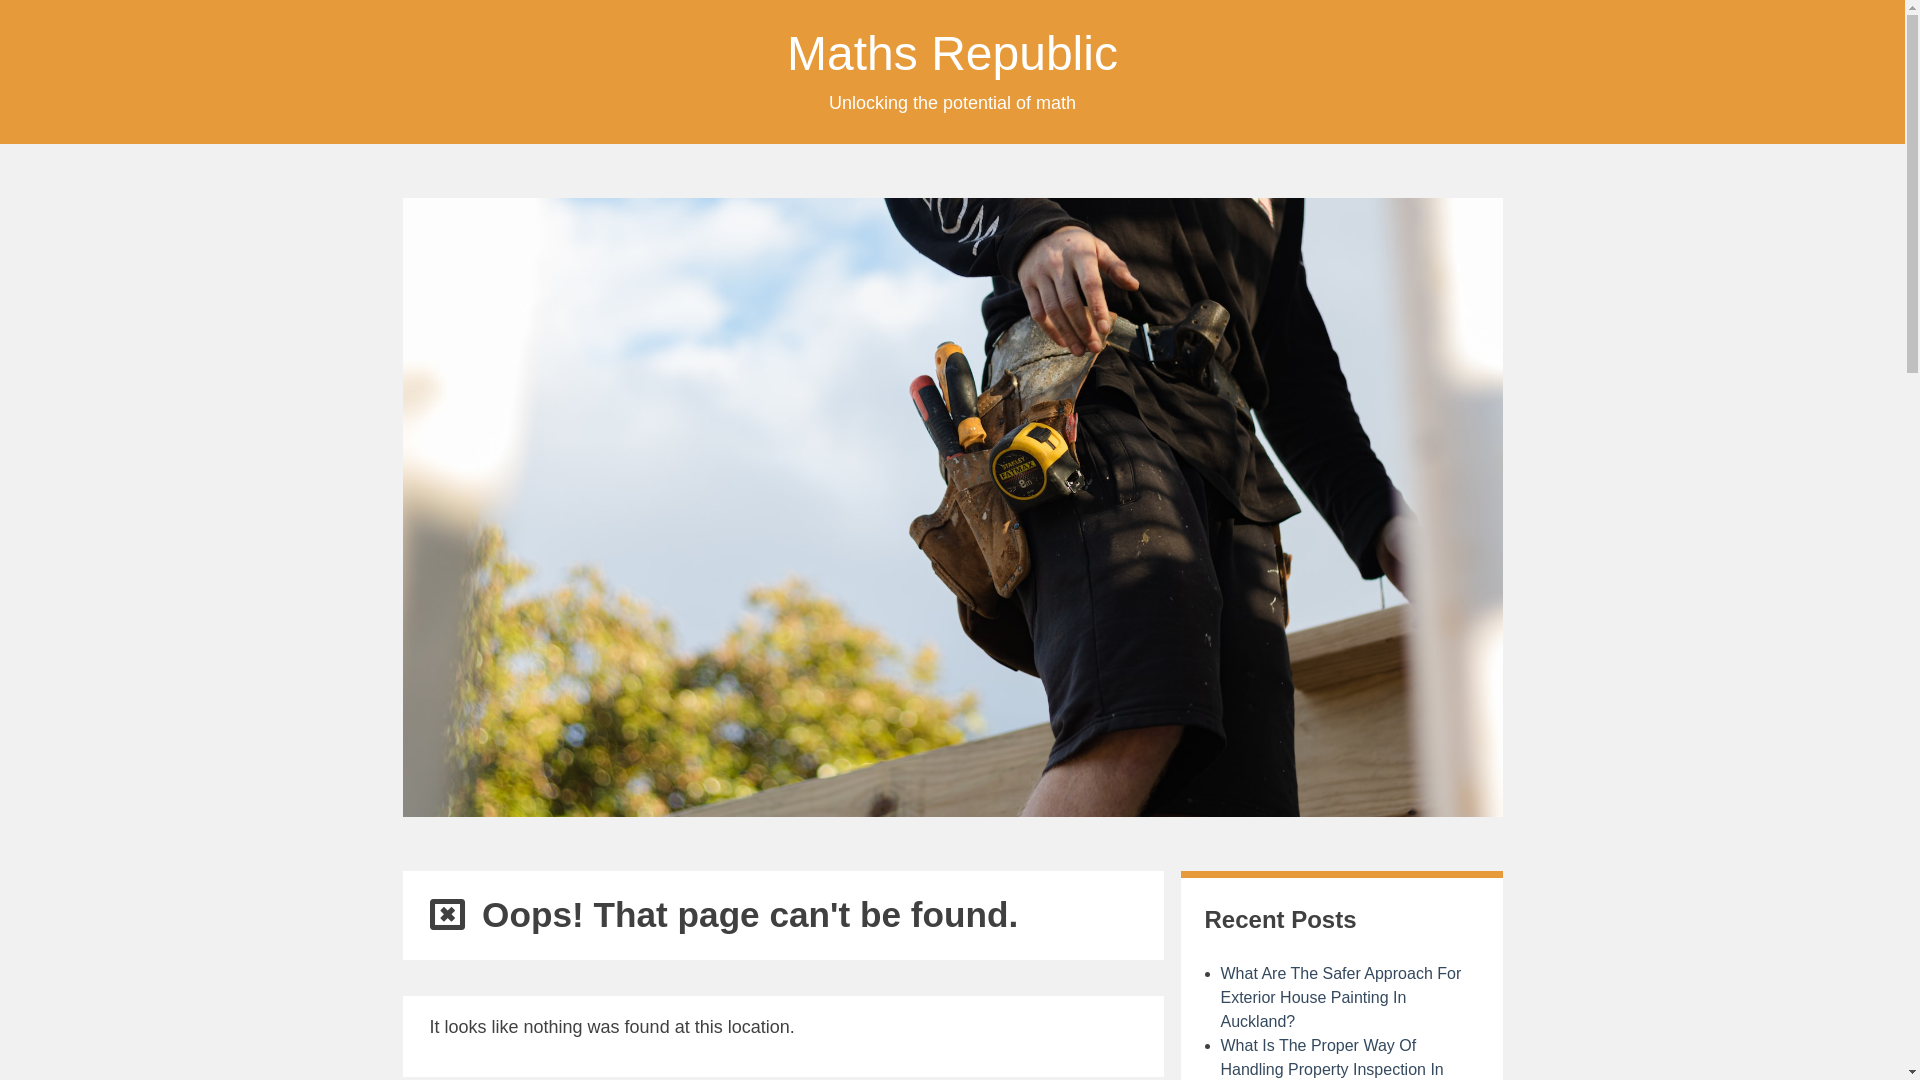  What do you see at coordinates (951, 52) in the screenshot?
I see `'Maths Republic'` at bounding box center [951, 52].